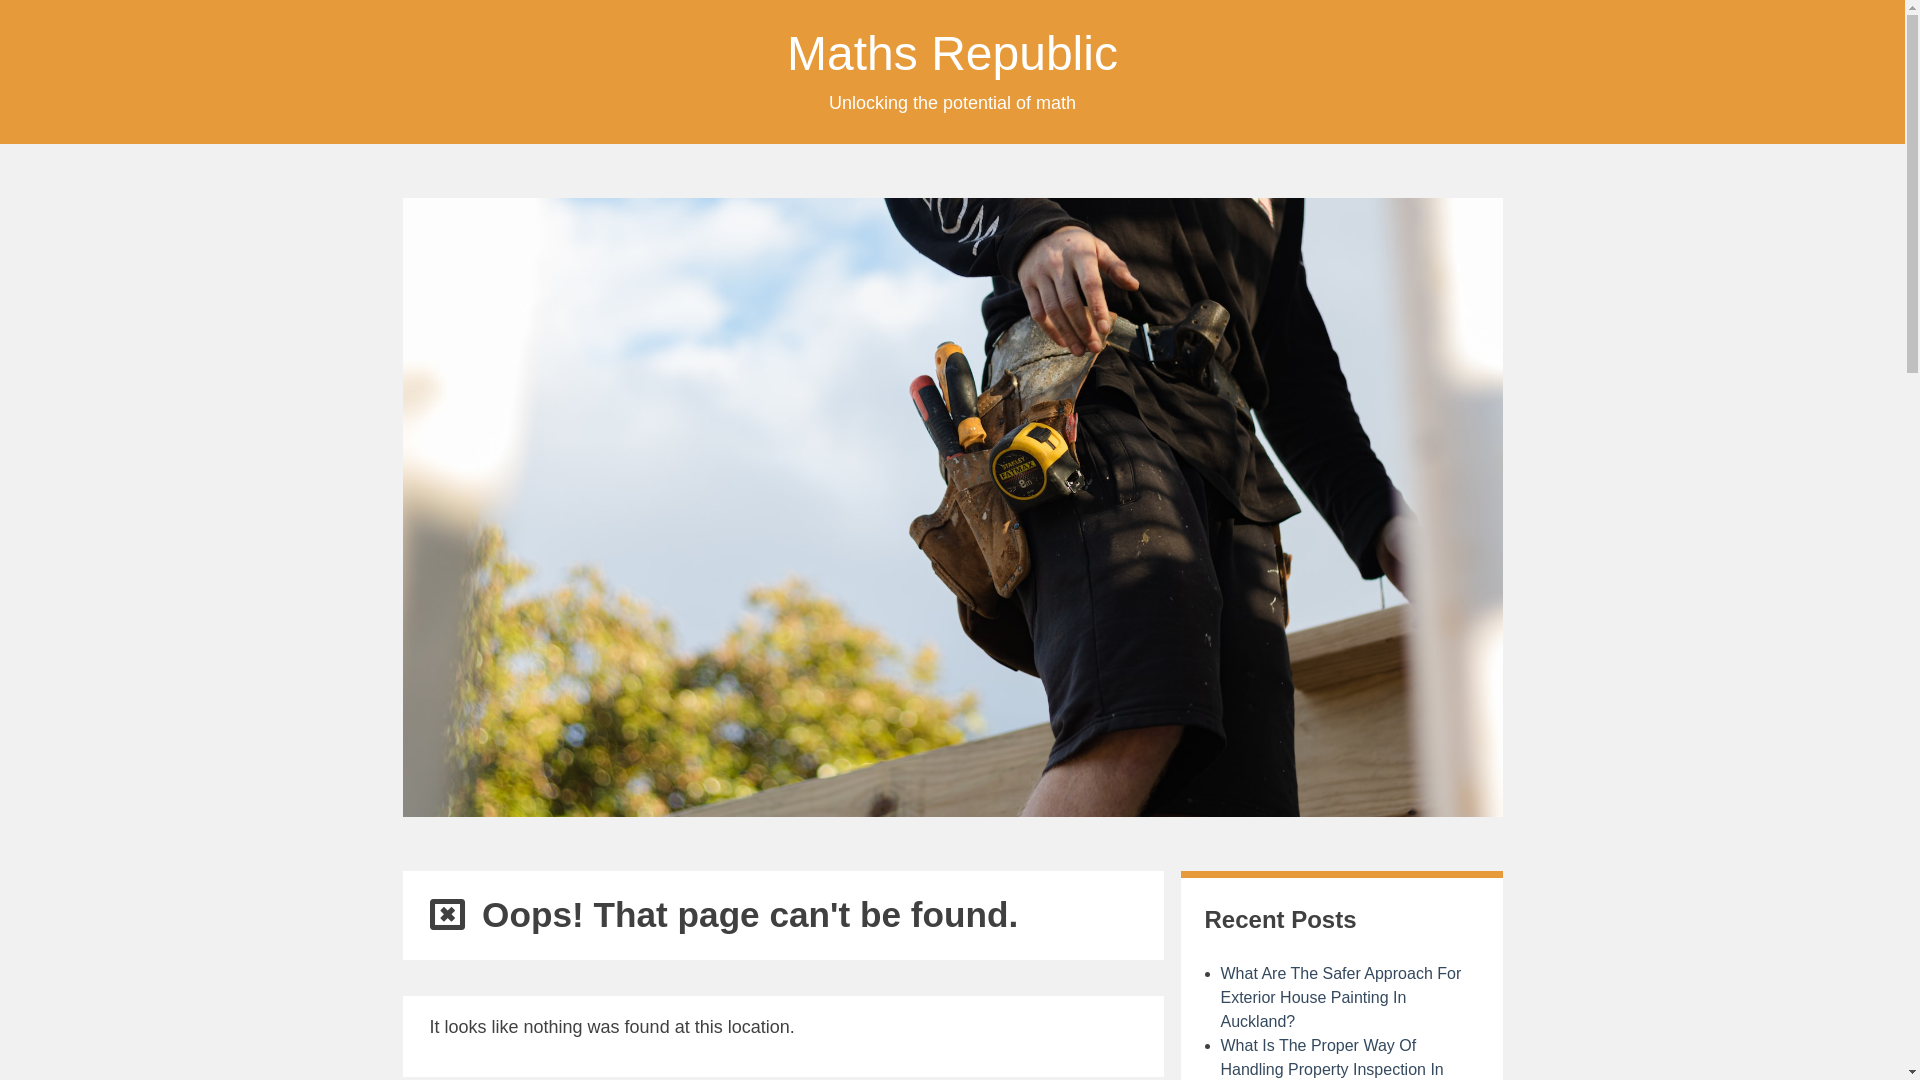  What do you see at coordinates (951, 52) in the screenshot?
I see `'Maths Republic'` at bounding box center [951, 52].